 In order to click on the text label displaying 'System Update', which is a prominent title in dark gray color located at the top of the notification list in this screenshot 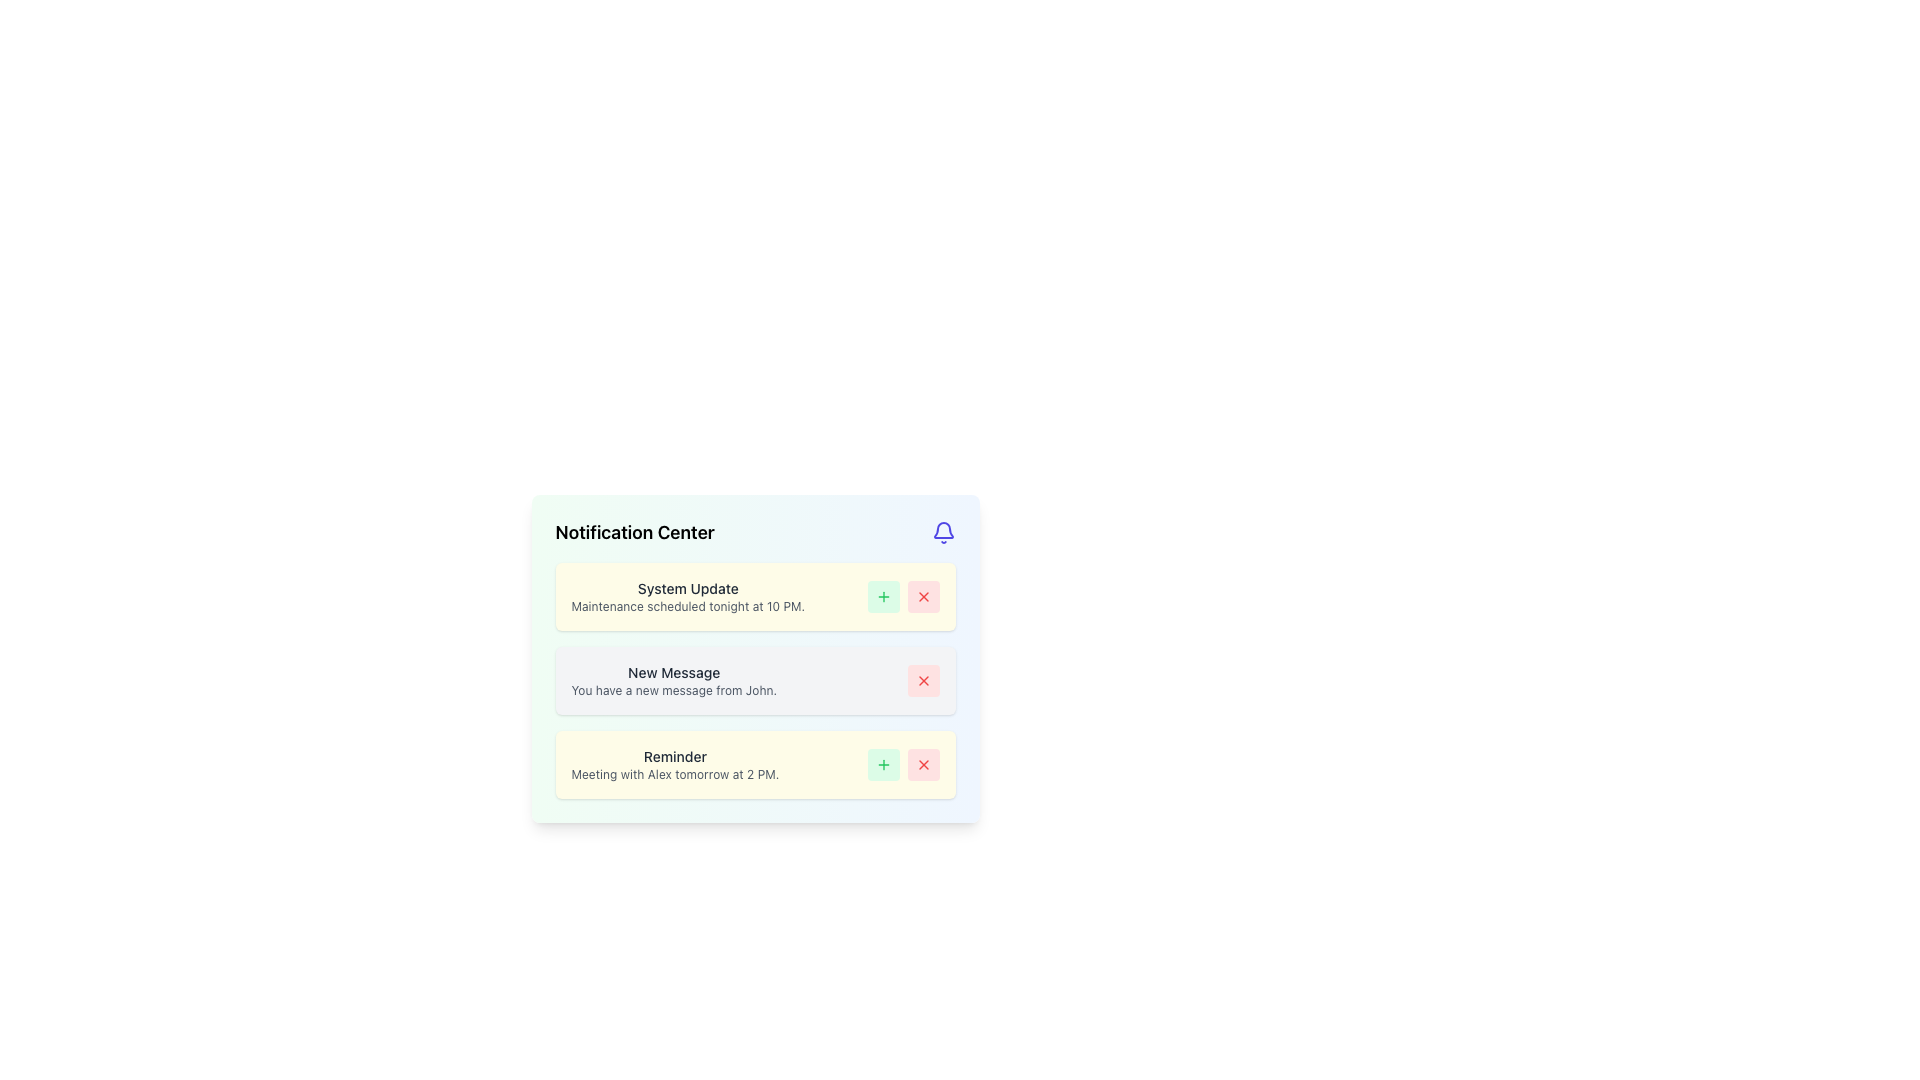, I will do `click(688, 588)`.